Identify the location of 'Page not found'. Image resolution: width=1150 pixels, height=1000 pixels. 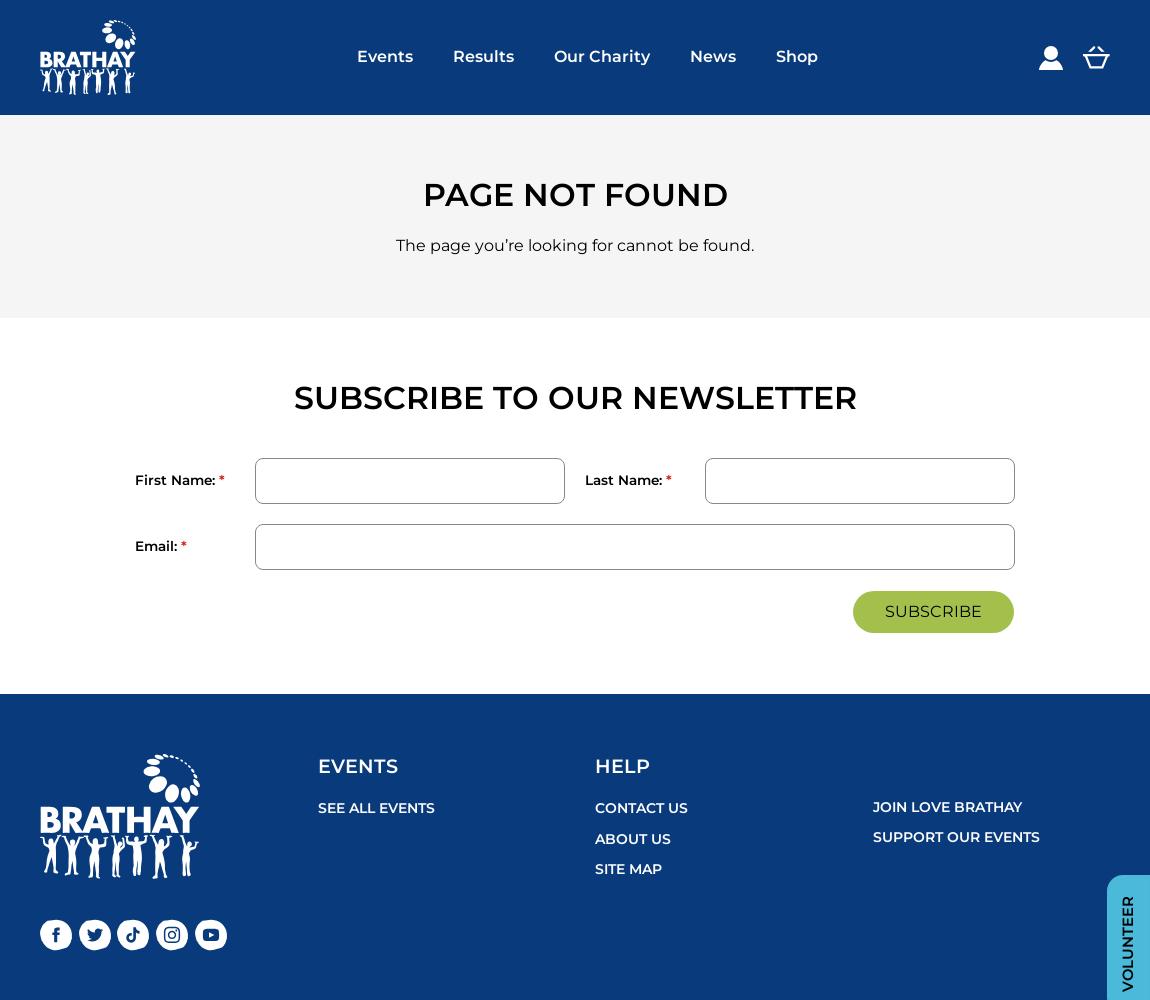
(574, 192).